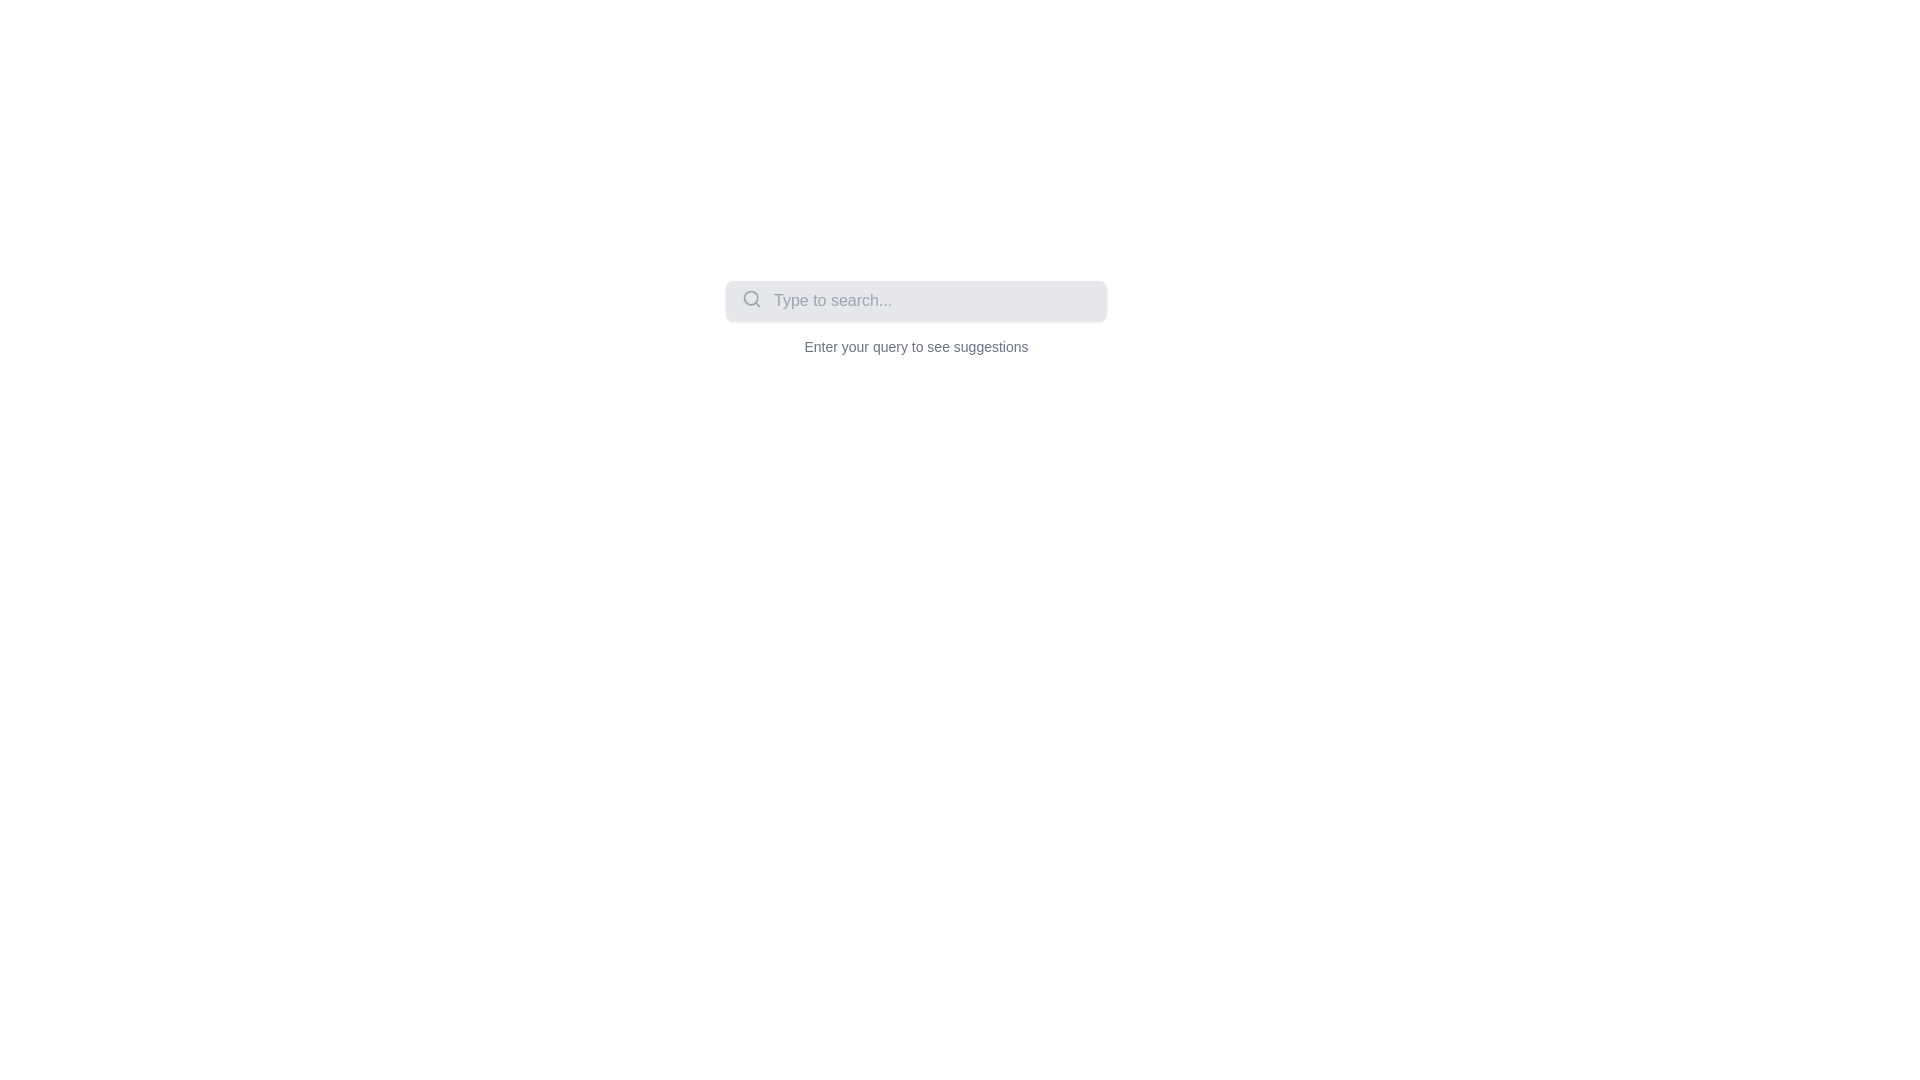 The image size is (1920, 1080). I want to click on the search icon located in the central search bar, which allows users to enter text queries for searches, so click(915, 318).